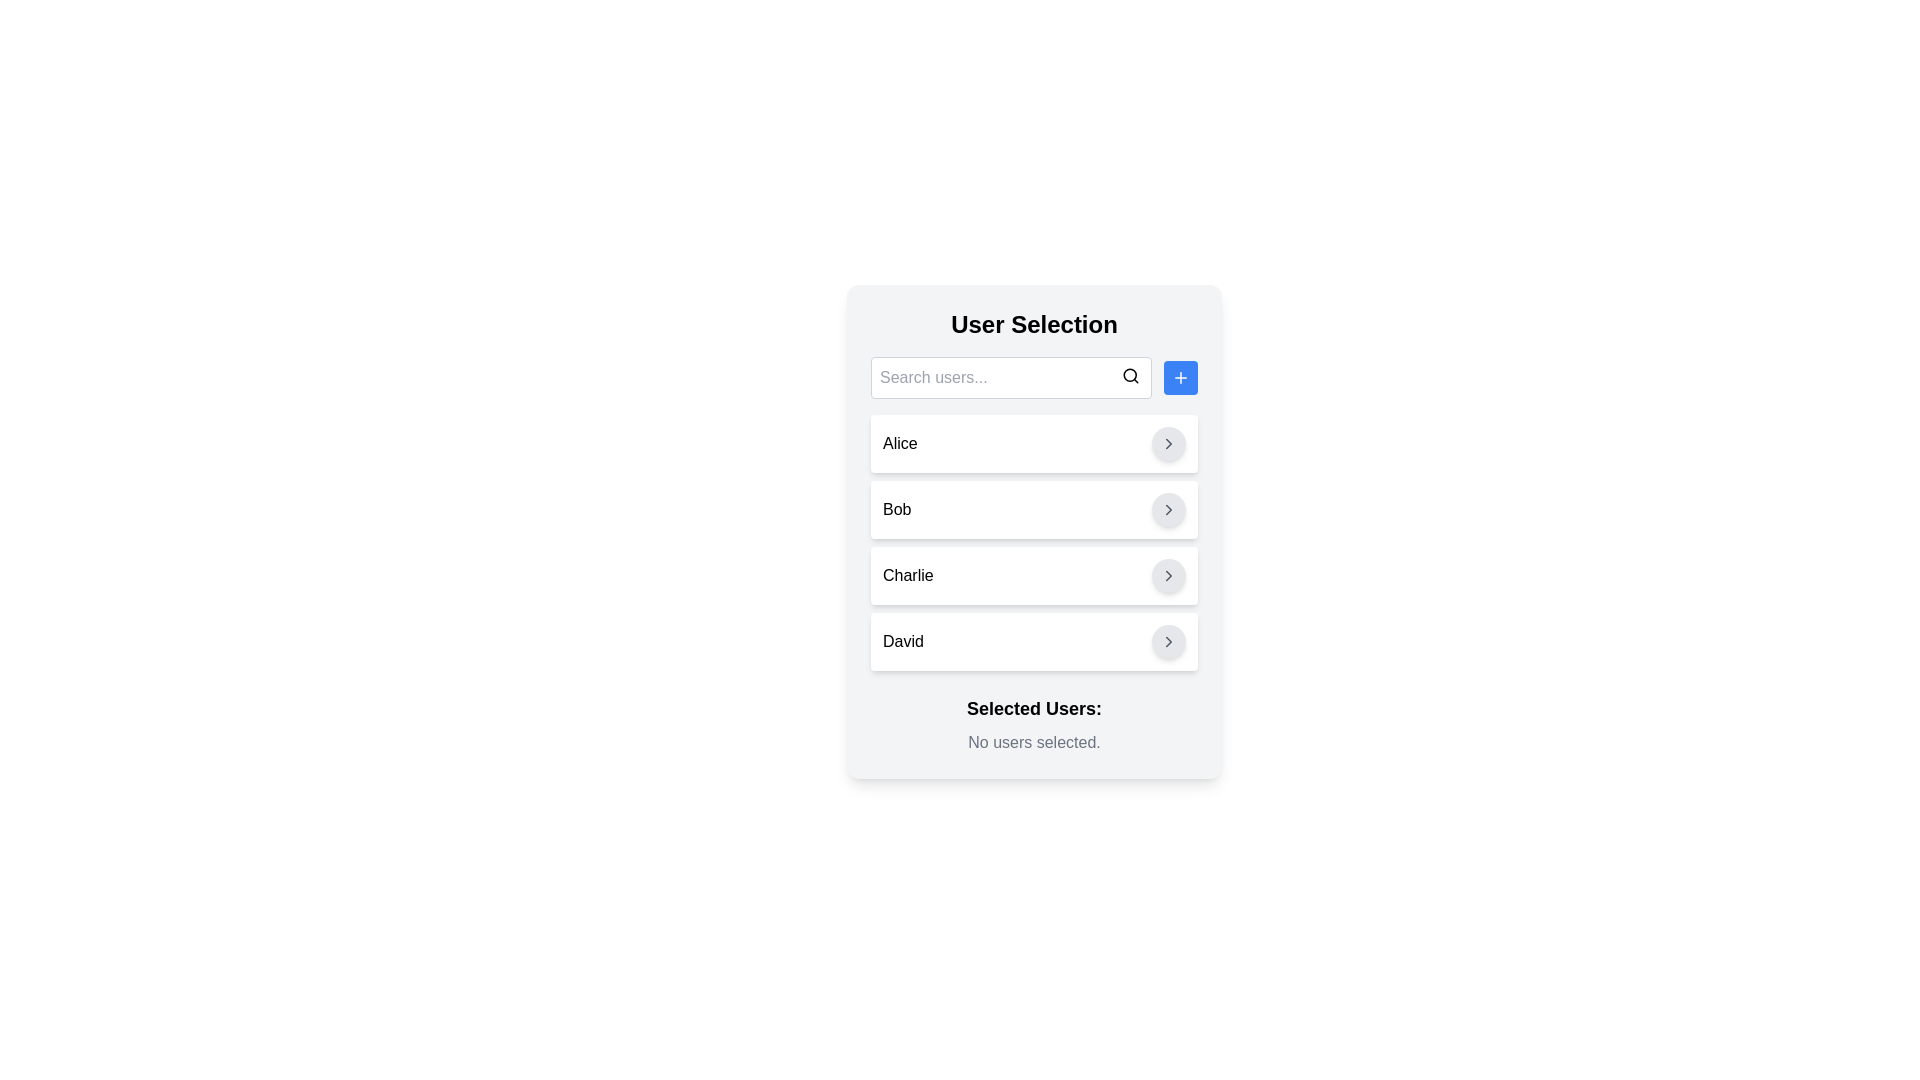  I want to click on the text label displaying 'Bob', so click(896, 508).